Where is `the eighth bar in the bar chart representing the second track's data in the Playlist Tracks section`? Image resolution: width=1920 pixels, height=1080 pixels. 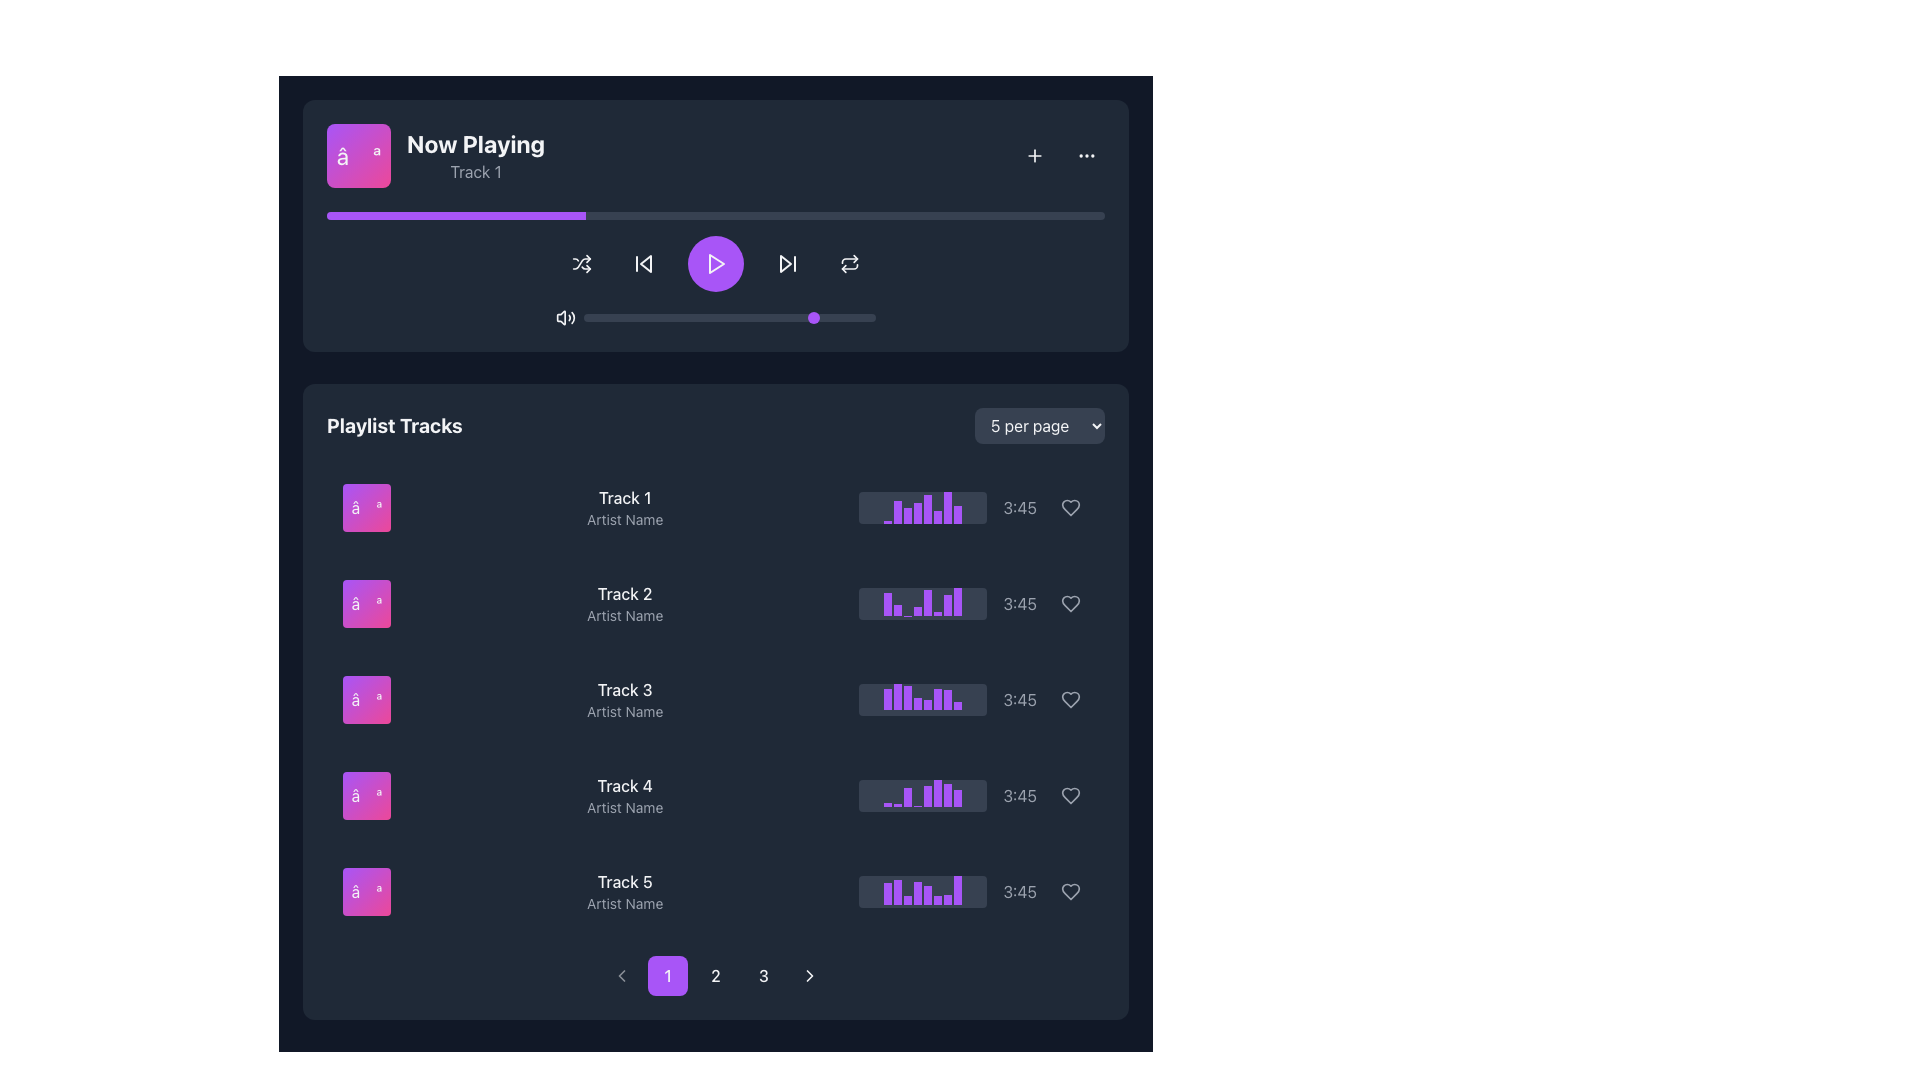
the eighth bar in the bar chart representing the second track's data in the Playlist Tracks section is located at coordinates (957, 600).